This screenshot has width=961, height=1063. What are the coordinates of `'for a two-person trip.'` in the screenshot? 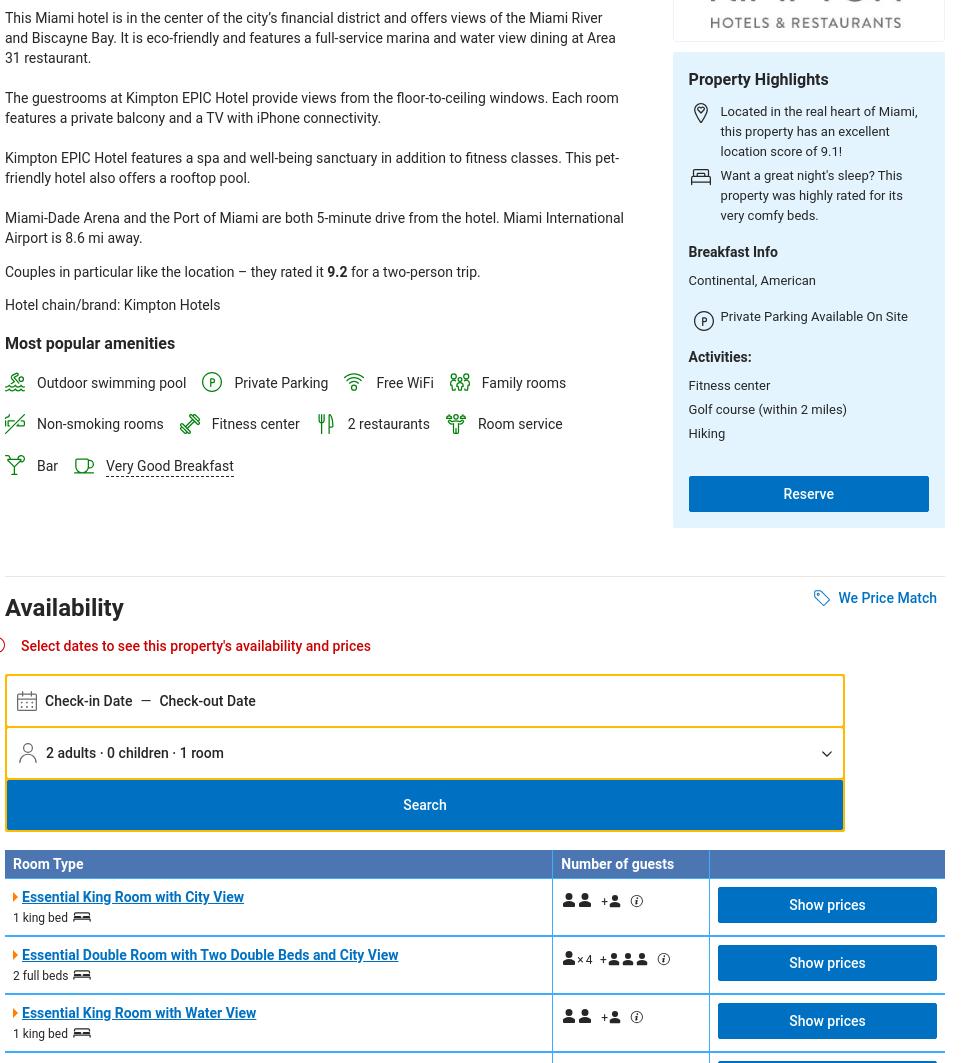 It's located at (346, 272).